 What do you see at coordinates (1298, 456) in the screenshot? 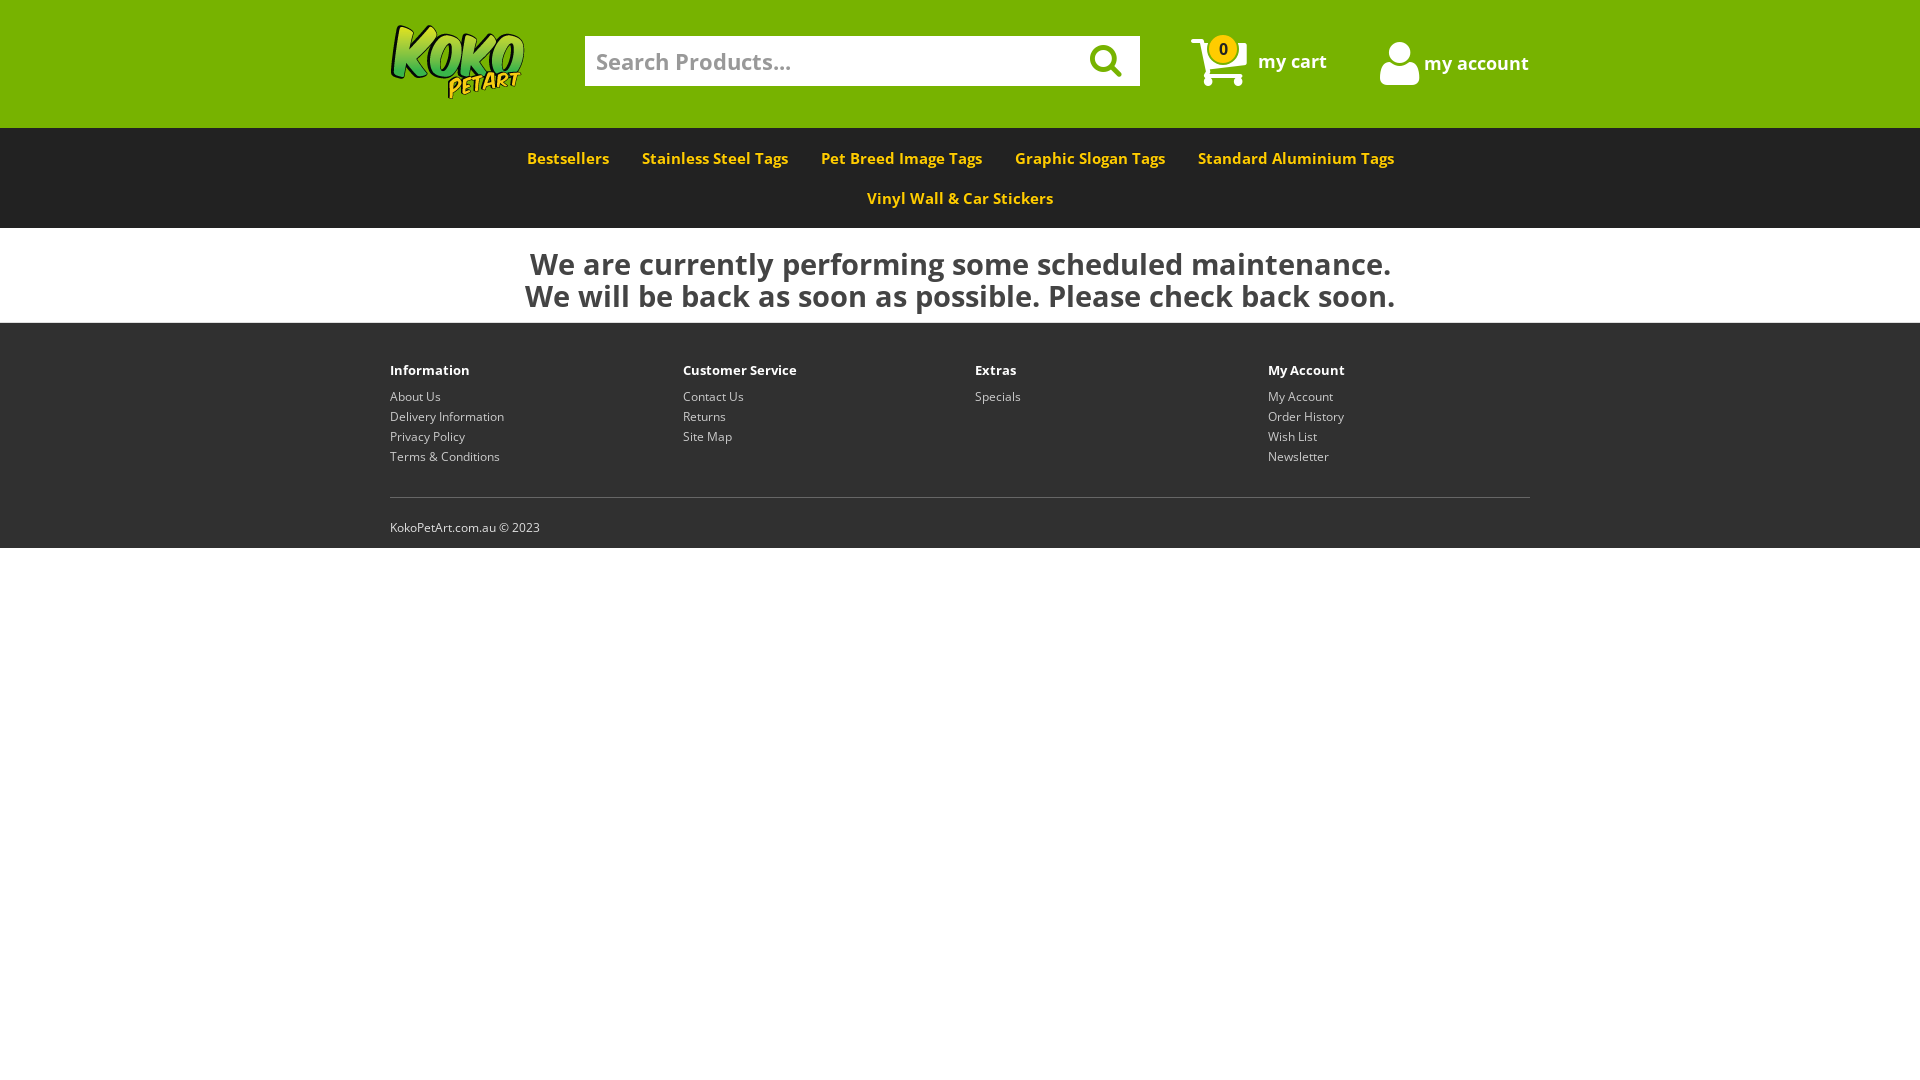
I see `'Newsletter'` at bounding box center [1298, 456].